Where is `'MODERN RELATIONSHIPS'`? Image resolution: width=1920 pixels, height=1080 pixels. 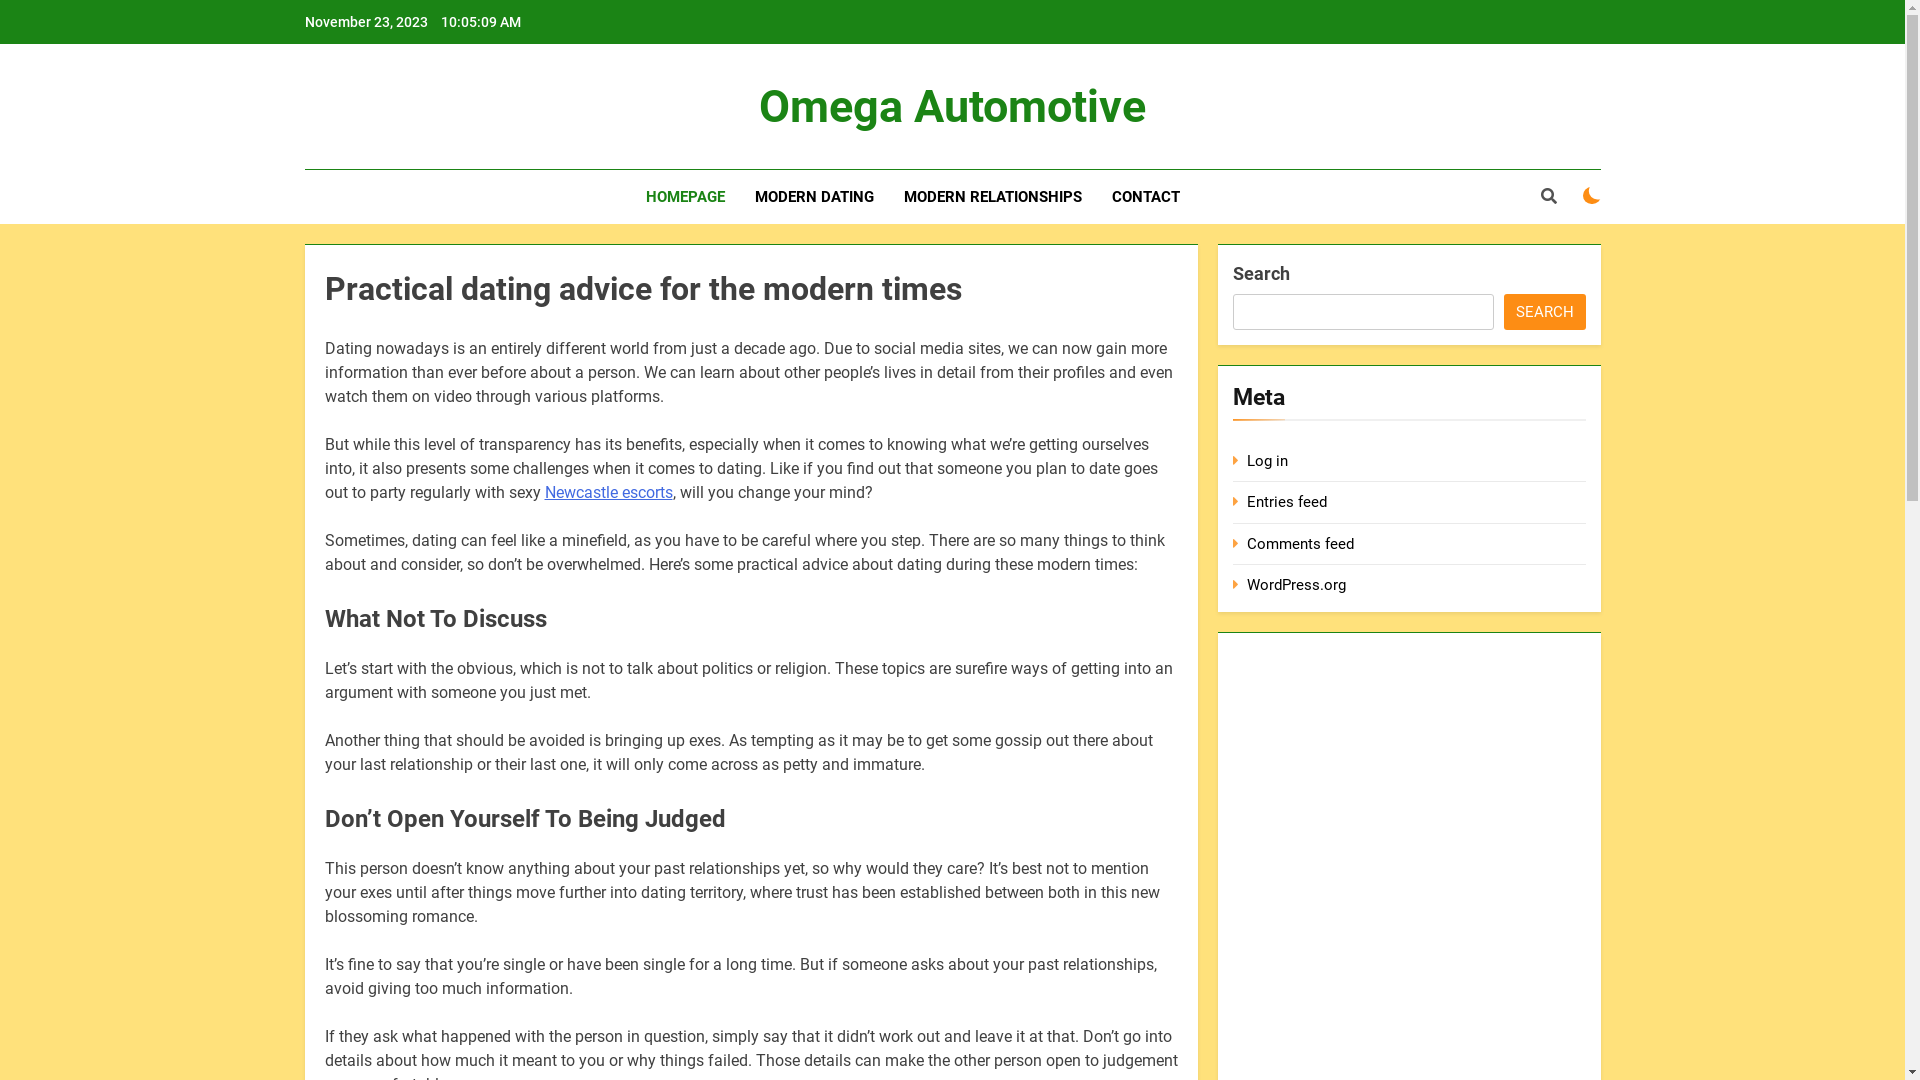 'MODERN RELATIONSHIPS' is located at coordinates (993, 196).